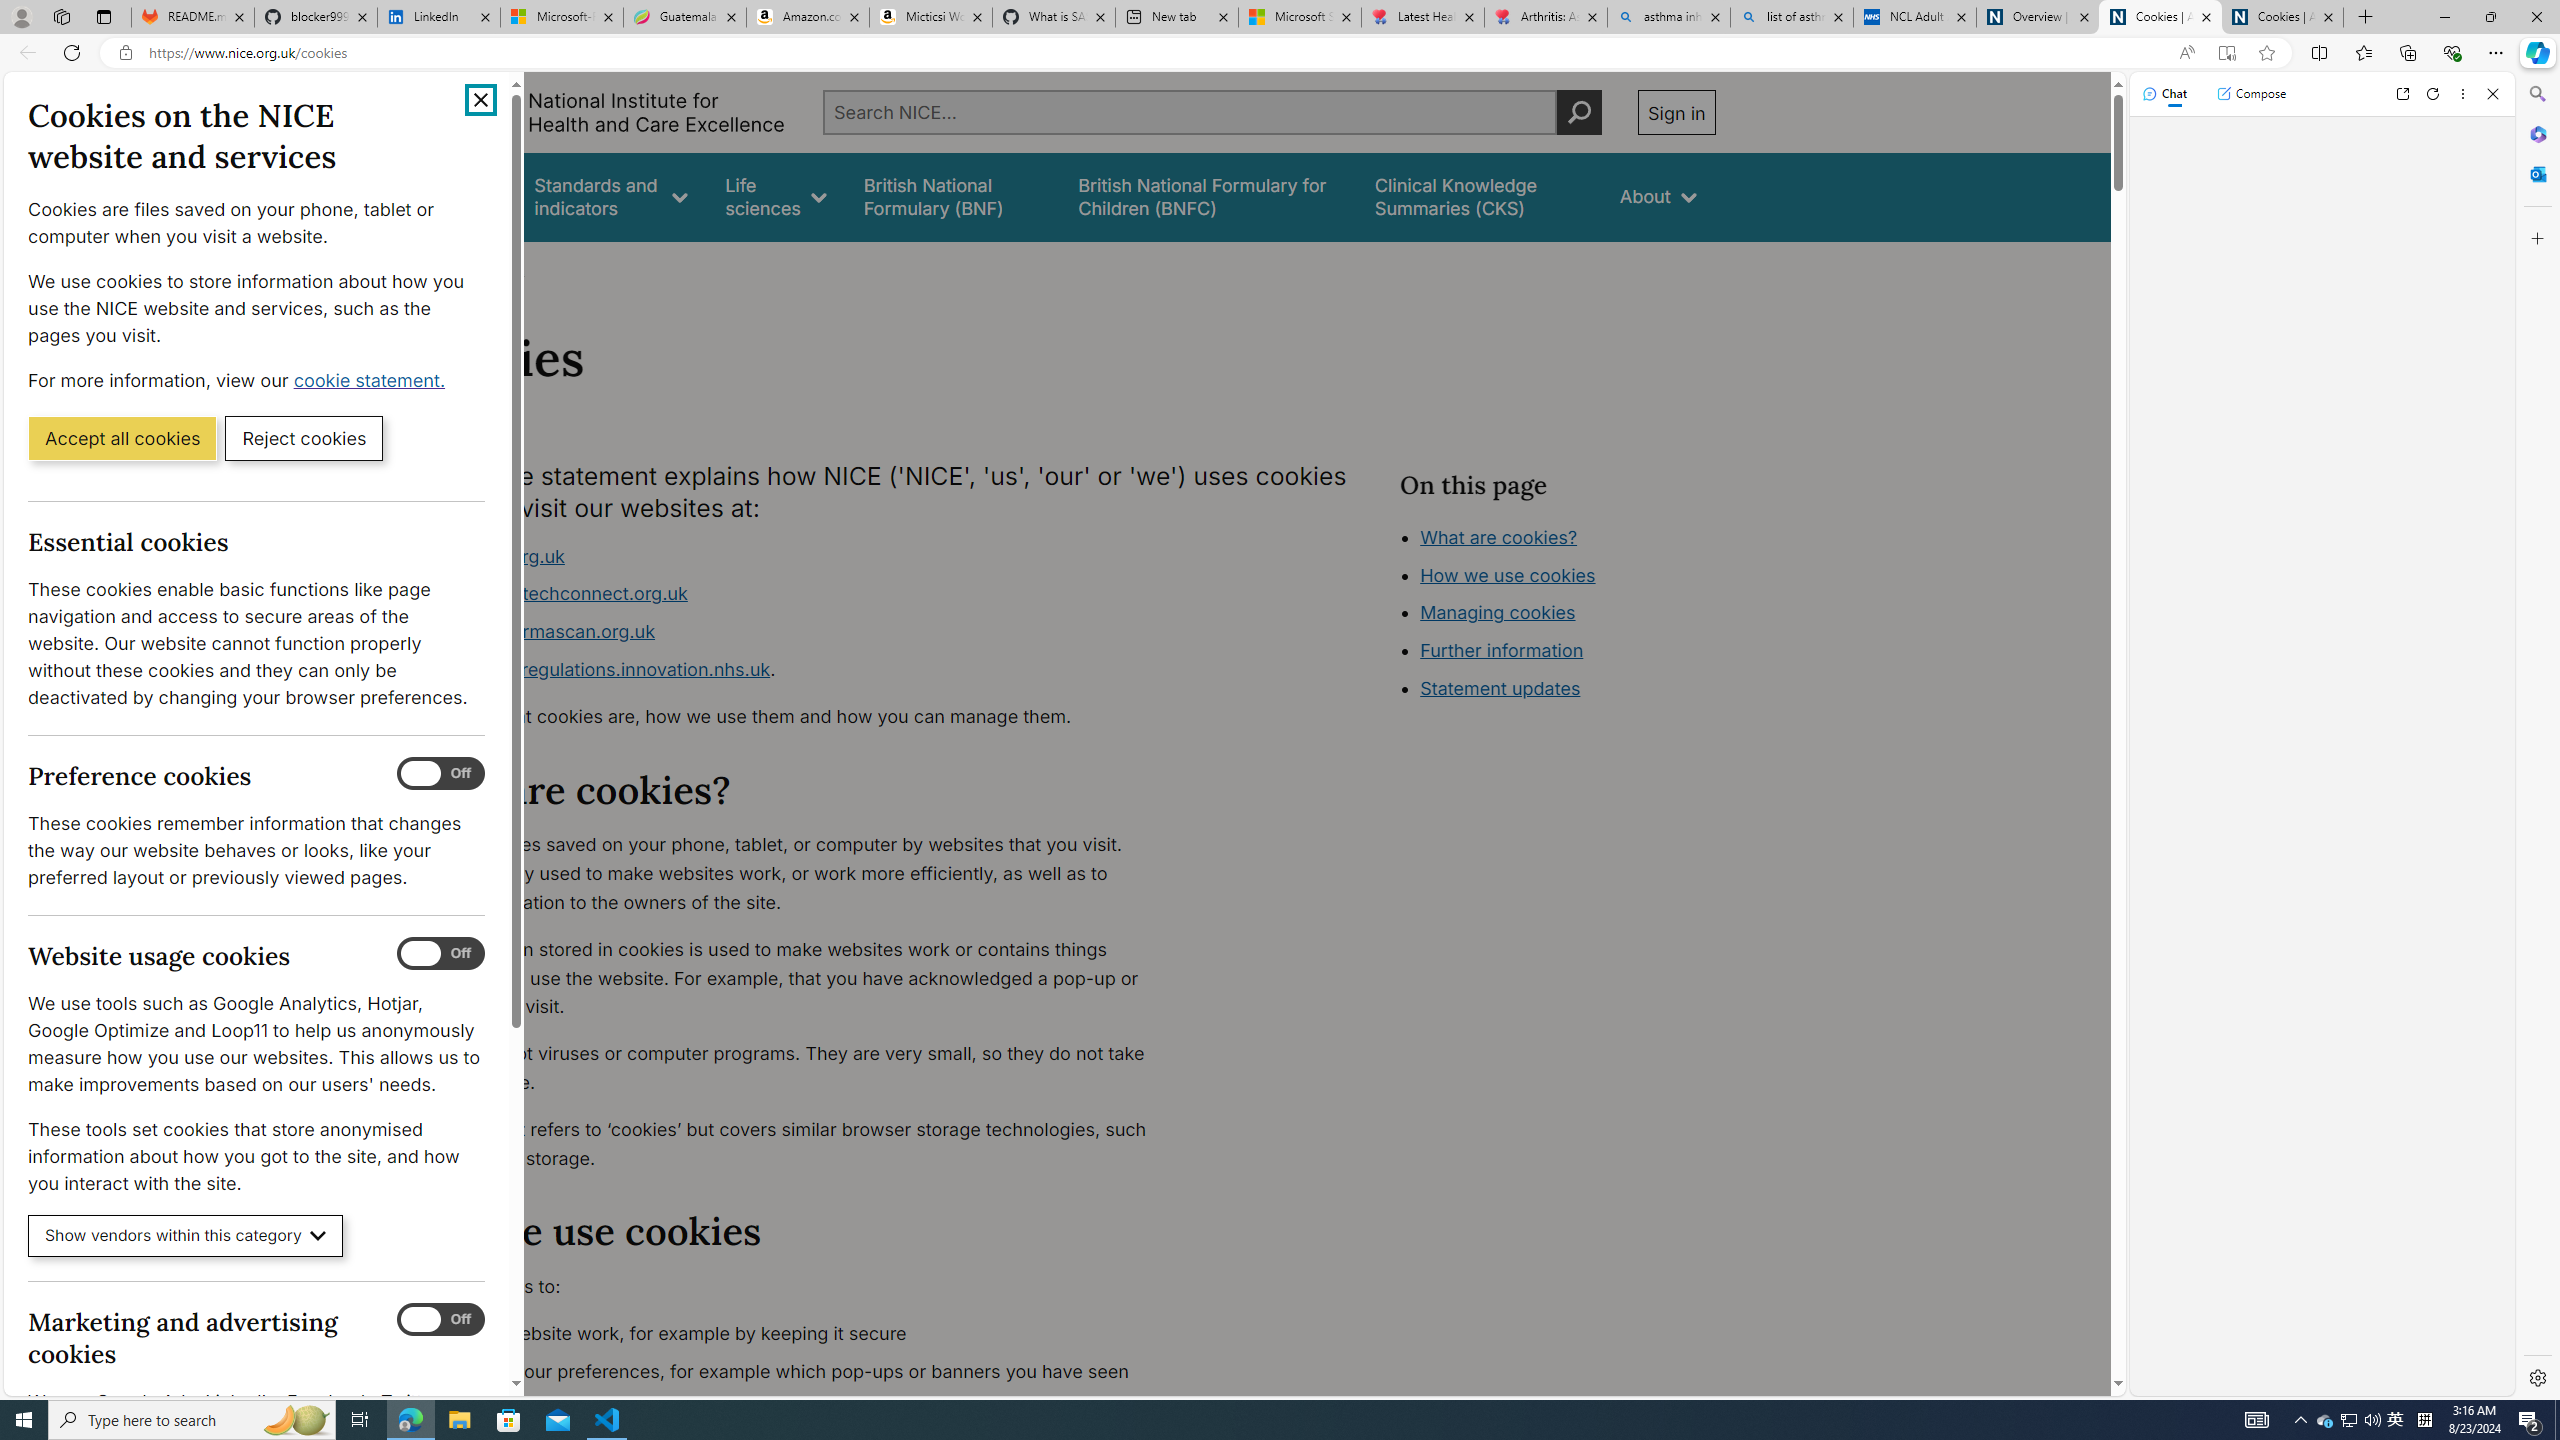  What do you see at coordinates (2282, 16) in the screenshot?
I see `'Cookies | About | NICE'` at bounding box center [2282, 16].